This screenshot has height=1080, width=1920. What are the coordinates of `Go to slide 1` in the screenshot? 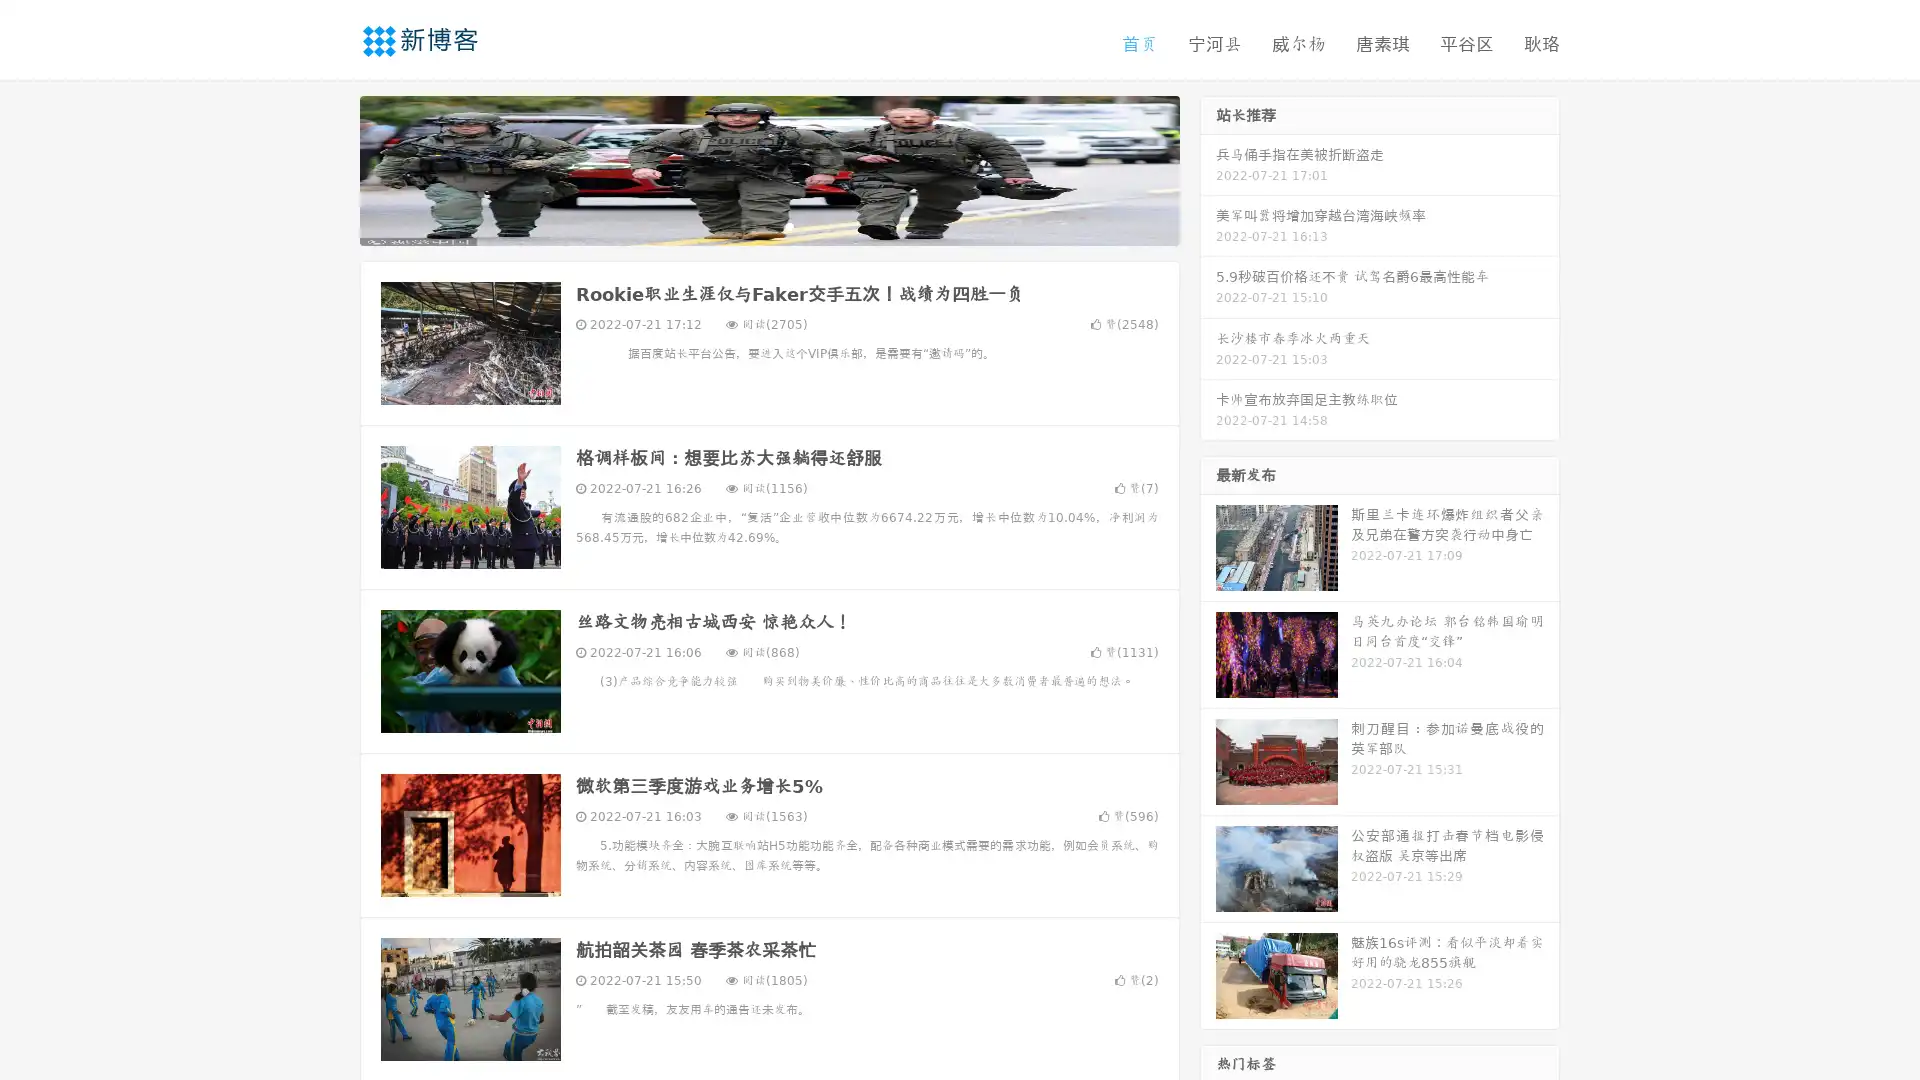 It's located at (748, 225).